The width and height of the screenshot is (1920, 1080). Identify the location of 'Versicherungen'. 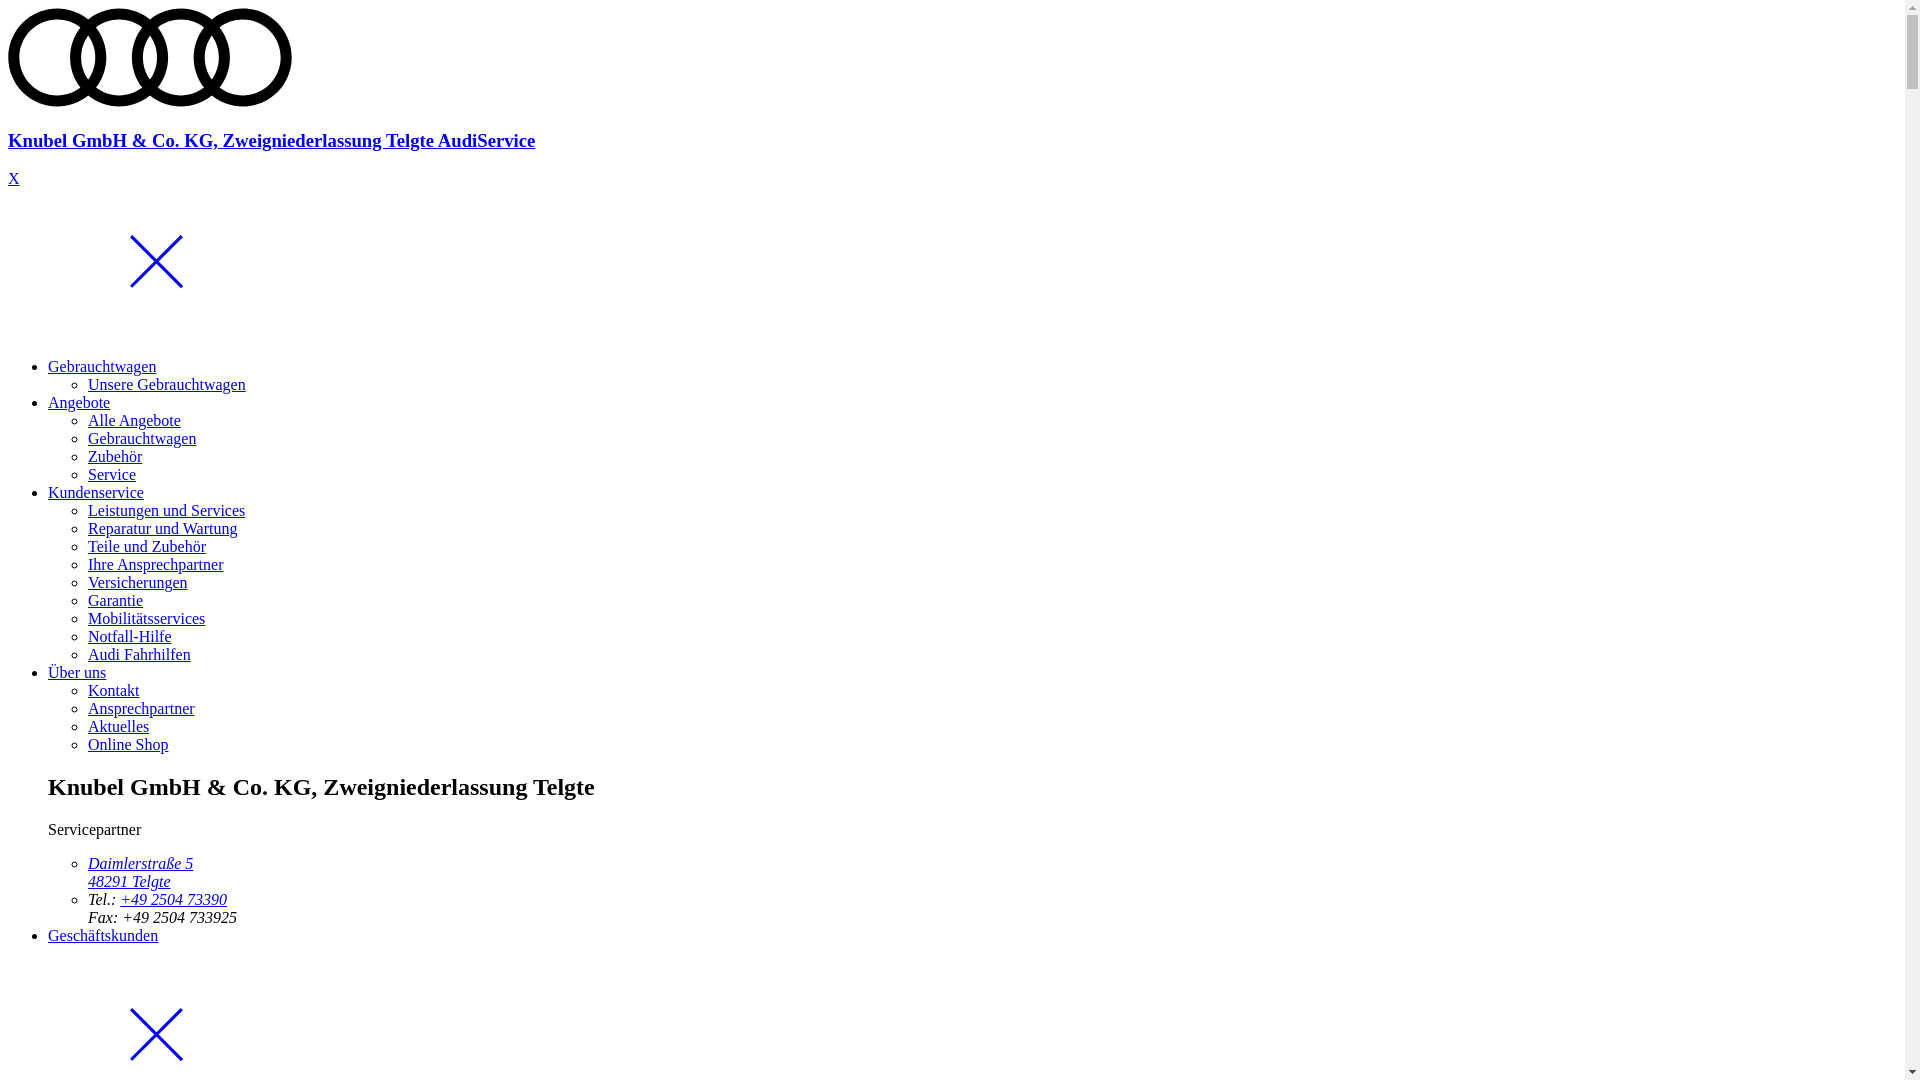
(137, 582).